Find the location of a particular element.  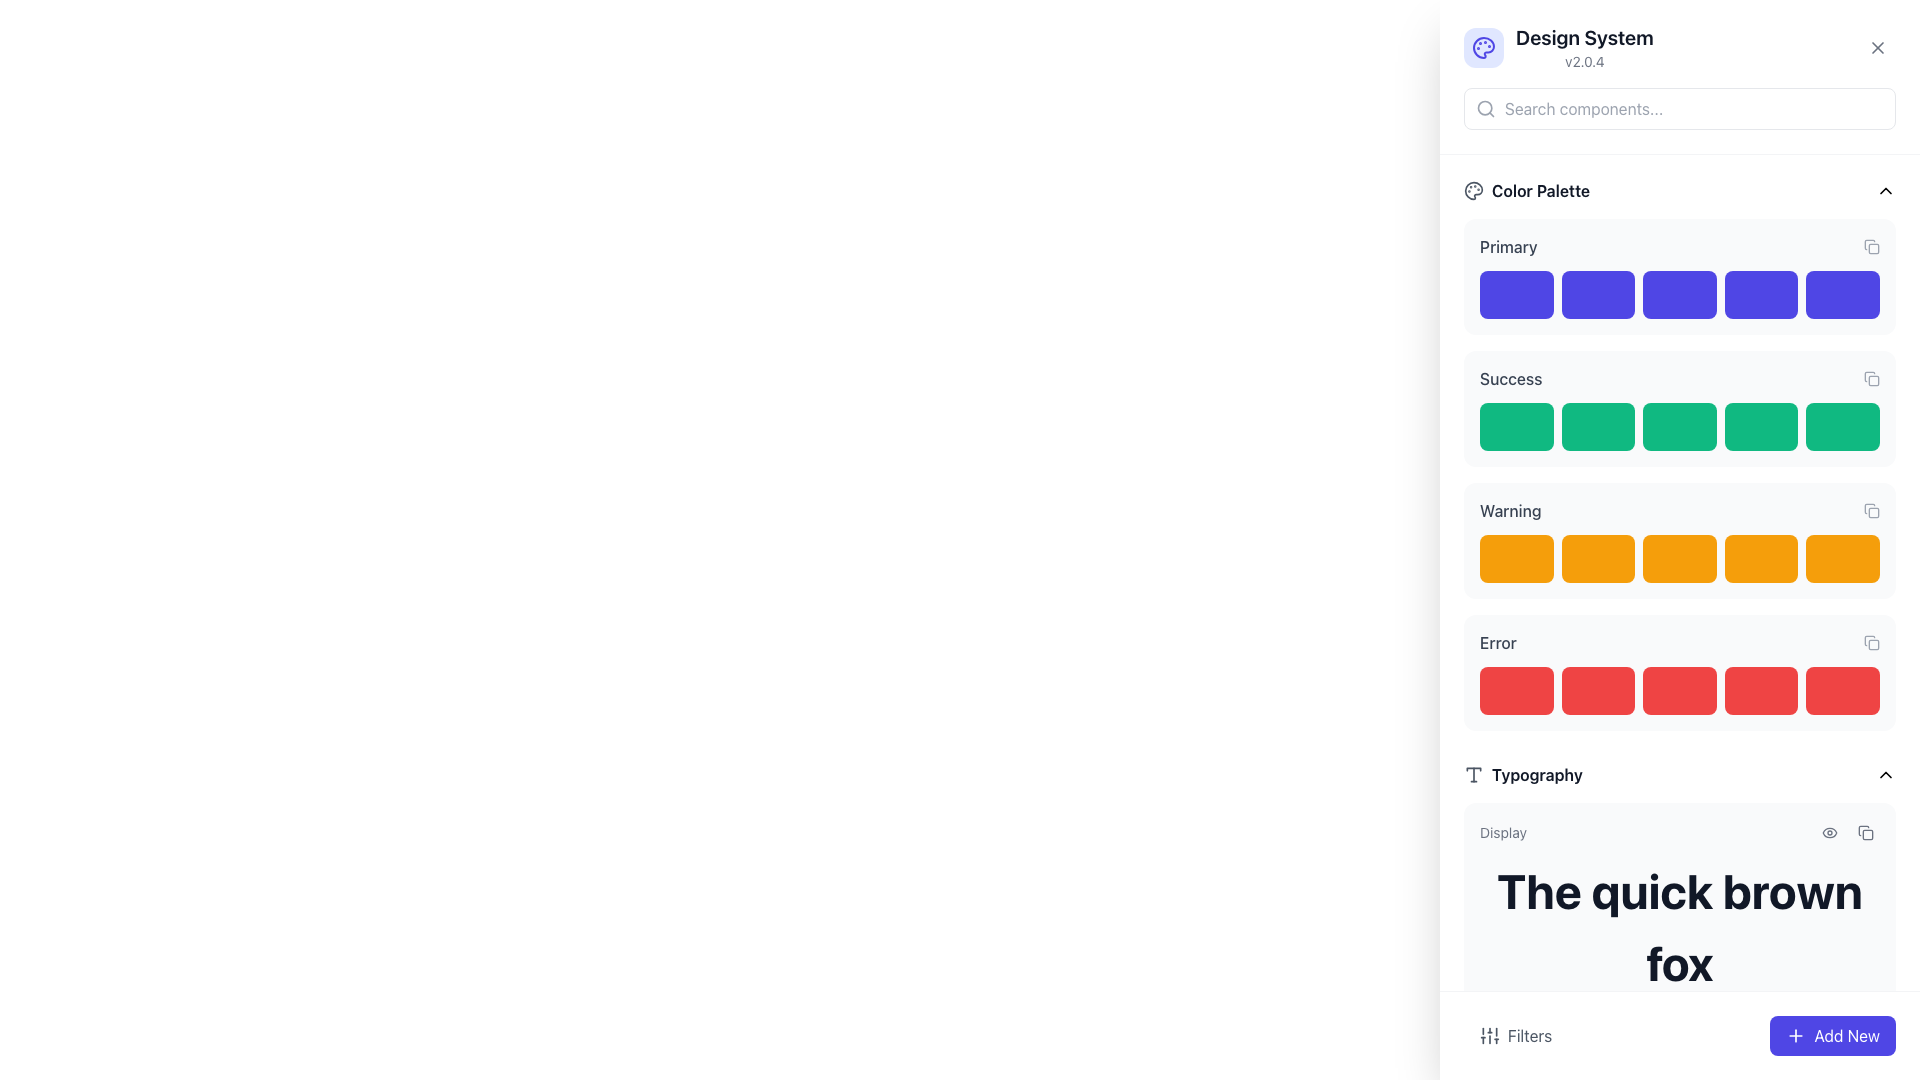

the vibrant blue rectangular block with rounded corners, which is the fifth block is located at coordinates (1842, 294).